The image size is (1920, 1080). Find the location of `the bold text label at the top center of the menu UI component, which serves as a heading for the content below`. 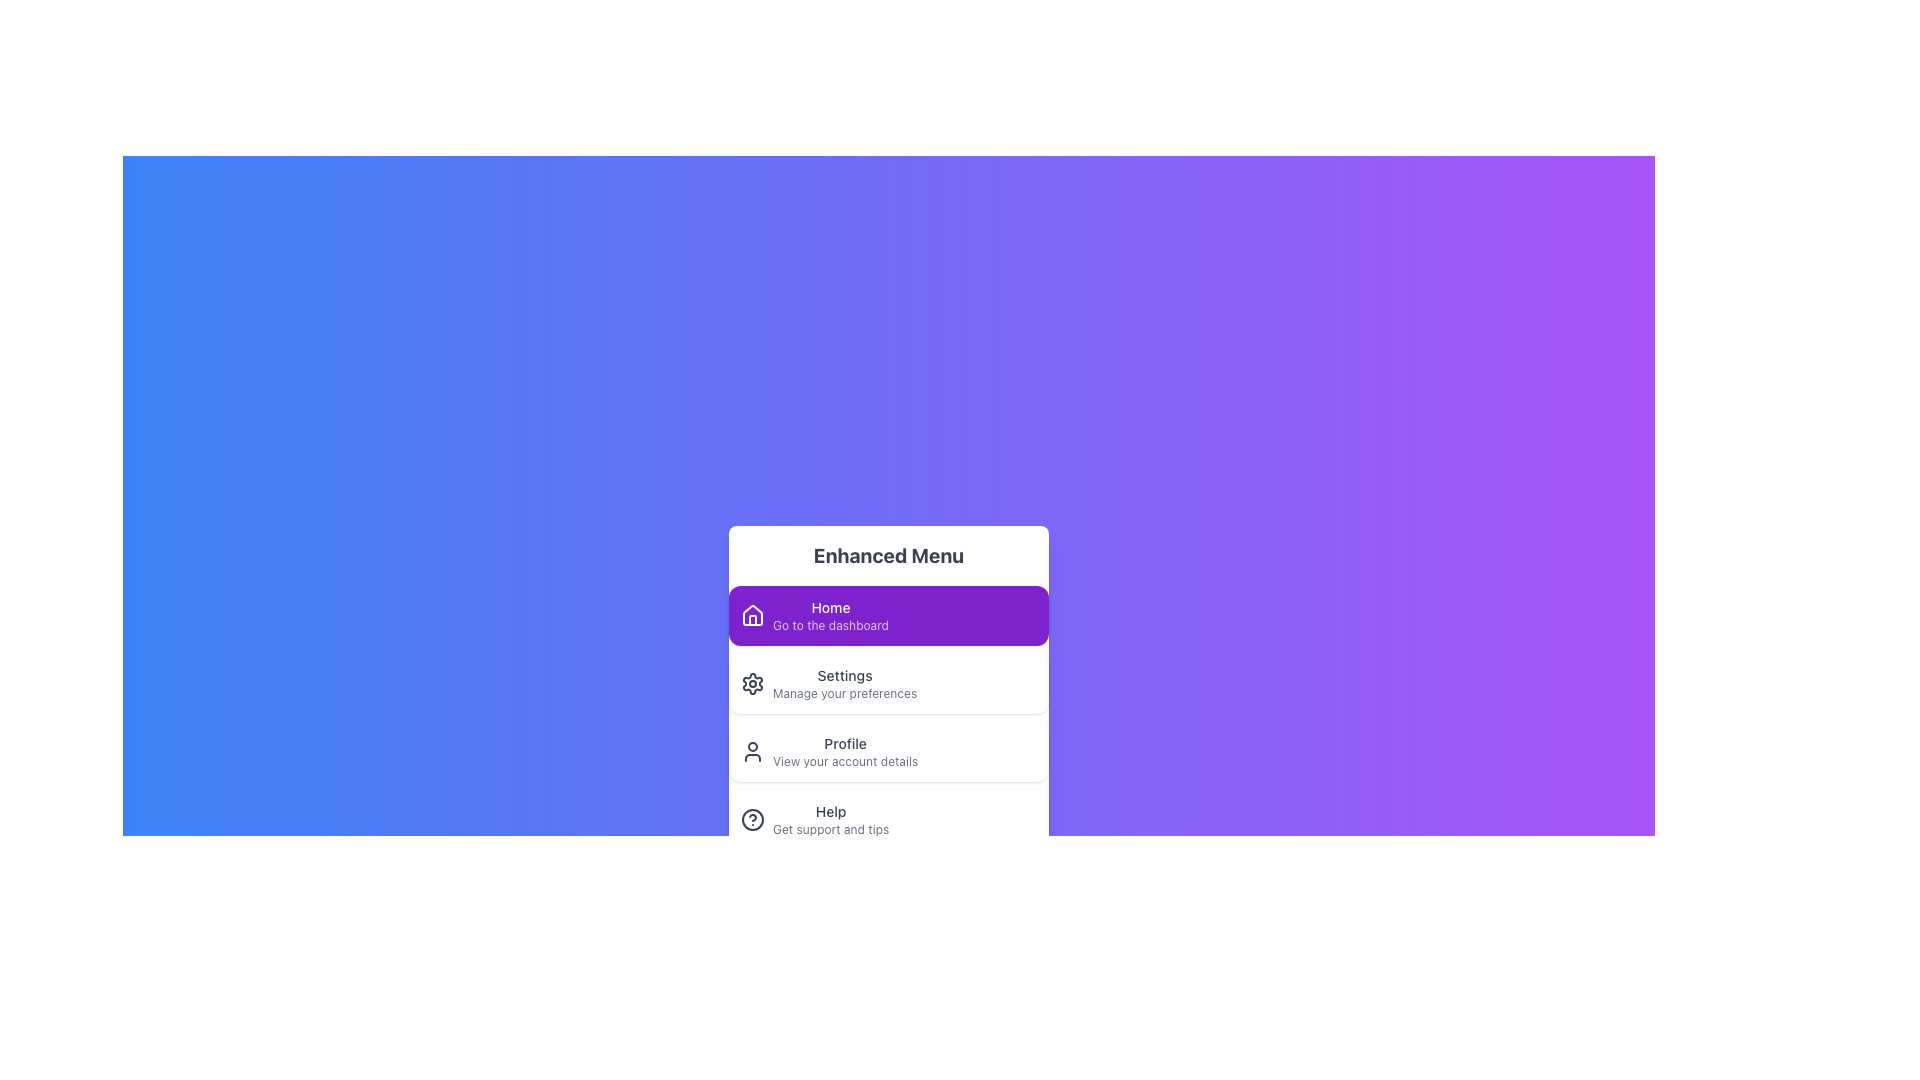

the bold text label at the top center of the menu UI component, which serves as a heading for the content below is located at coordinates (887, 555).